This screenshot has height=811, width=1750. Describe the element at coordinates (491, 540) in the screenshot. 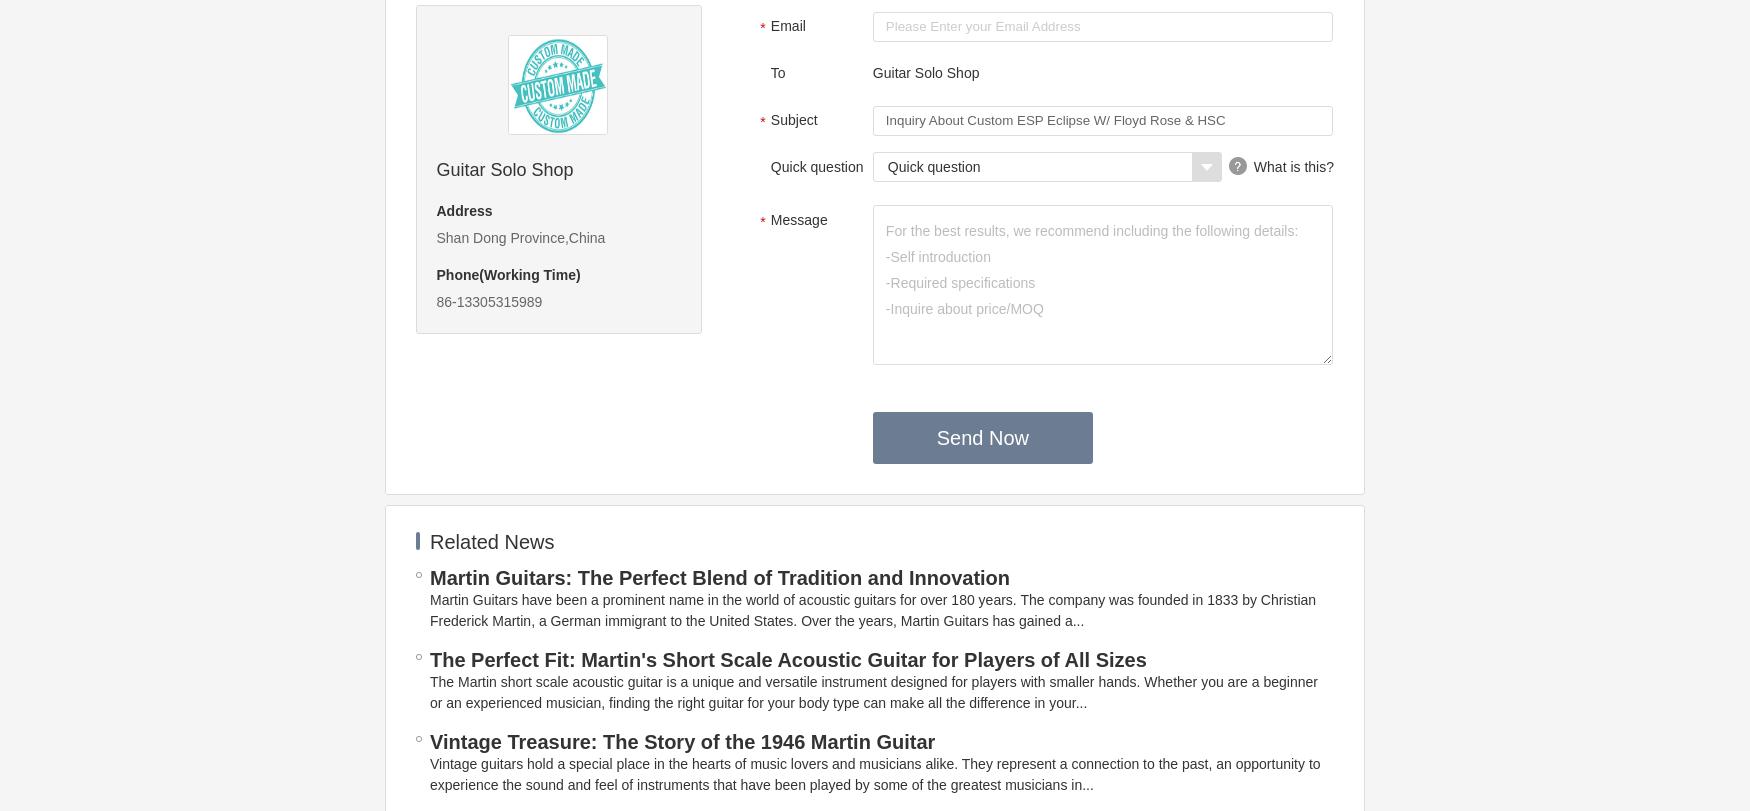

I see `'Related News'` at that location.